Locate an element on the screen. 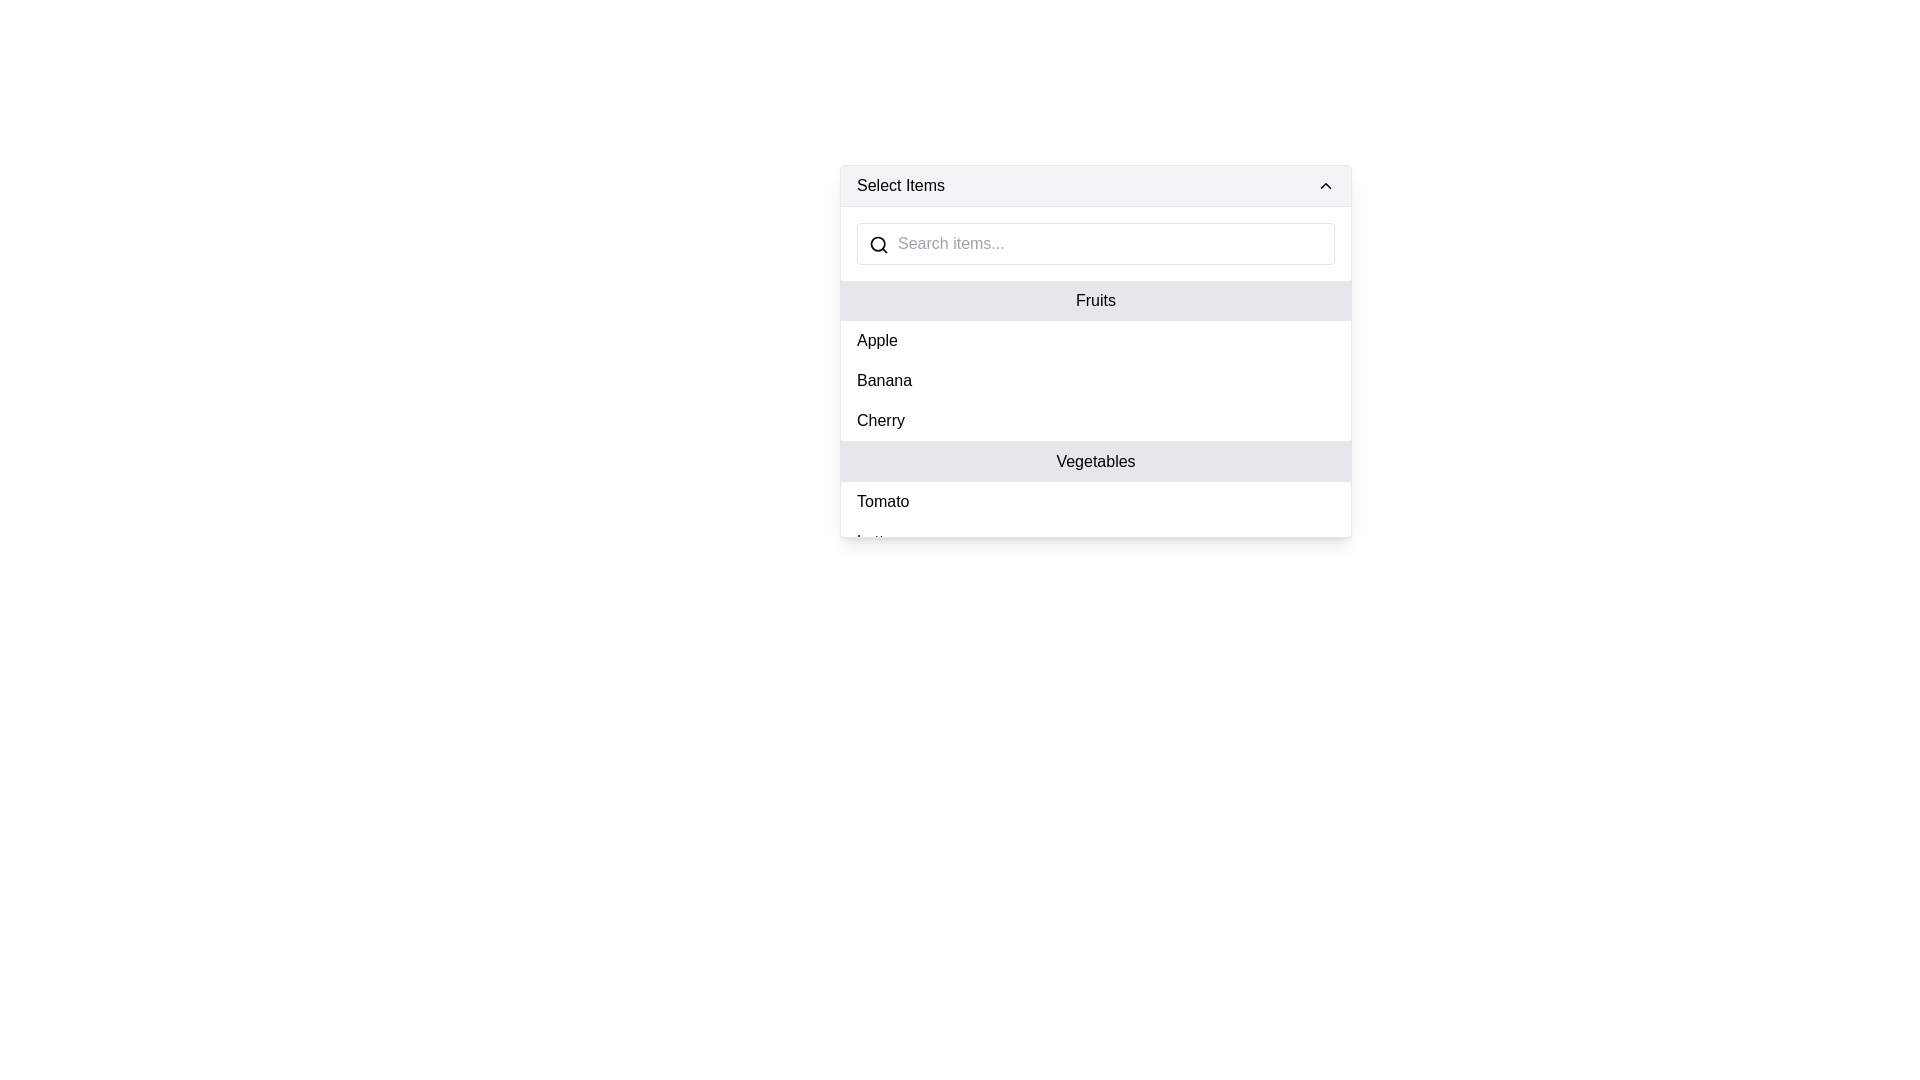  to select the first item 'Tomato' in the dropdown list under the 'Vegetables' section is located at coordinates (1094, 500).